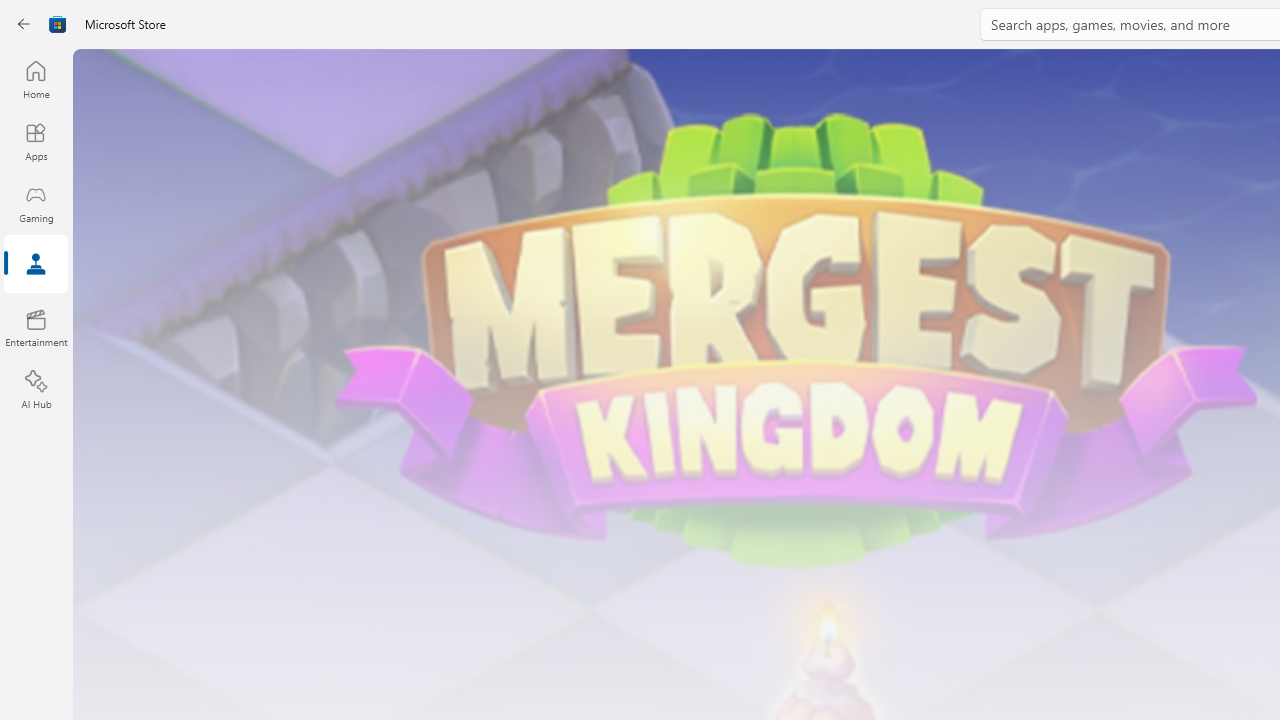  I want to click on 'AI Hub', so click(35, 390).